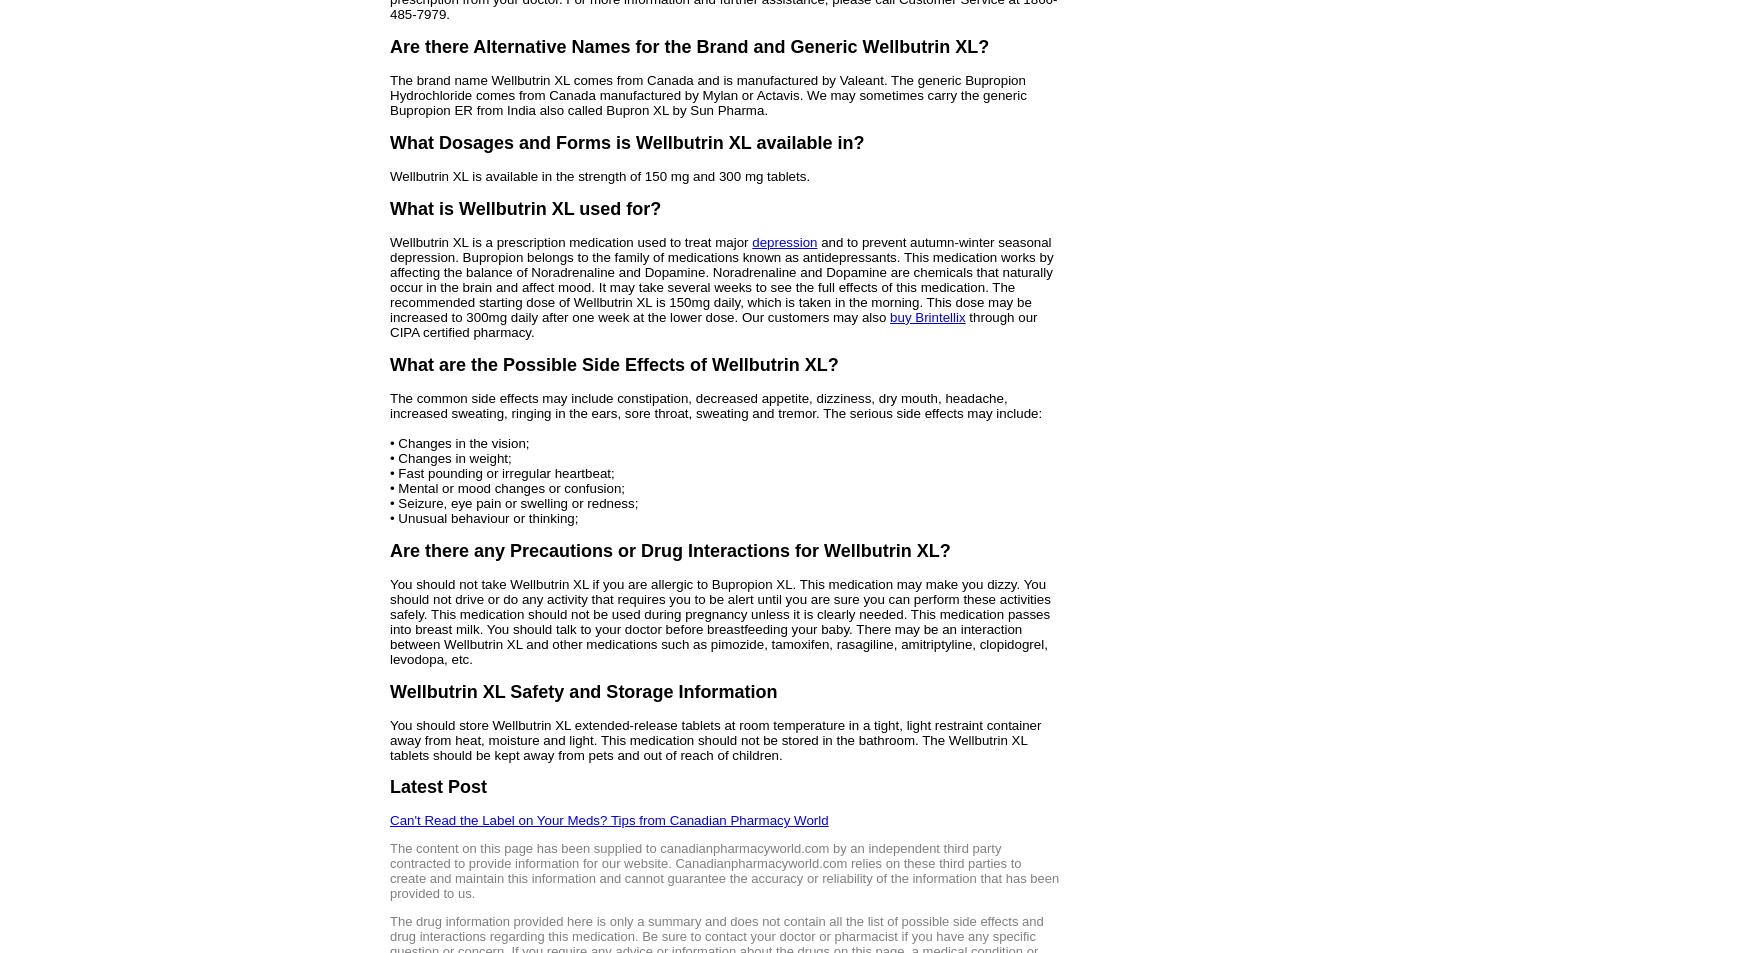  I want to click on 'What is Wellbutrin XL used for?', so click(524, 207).